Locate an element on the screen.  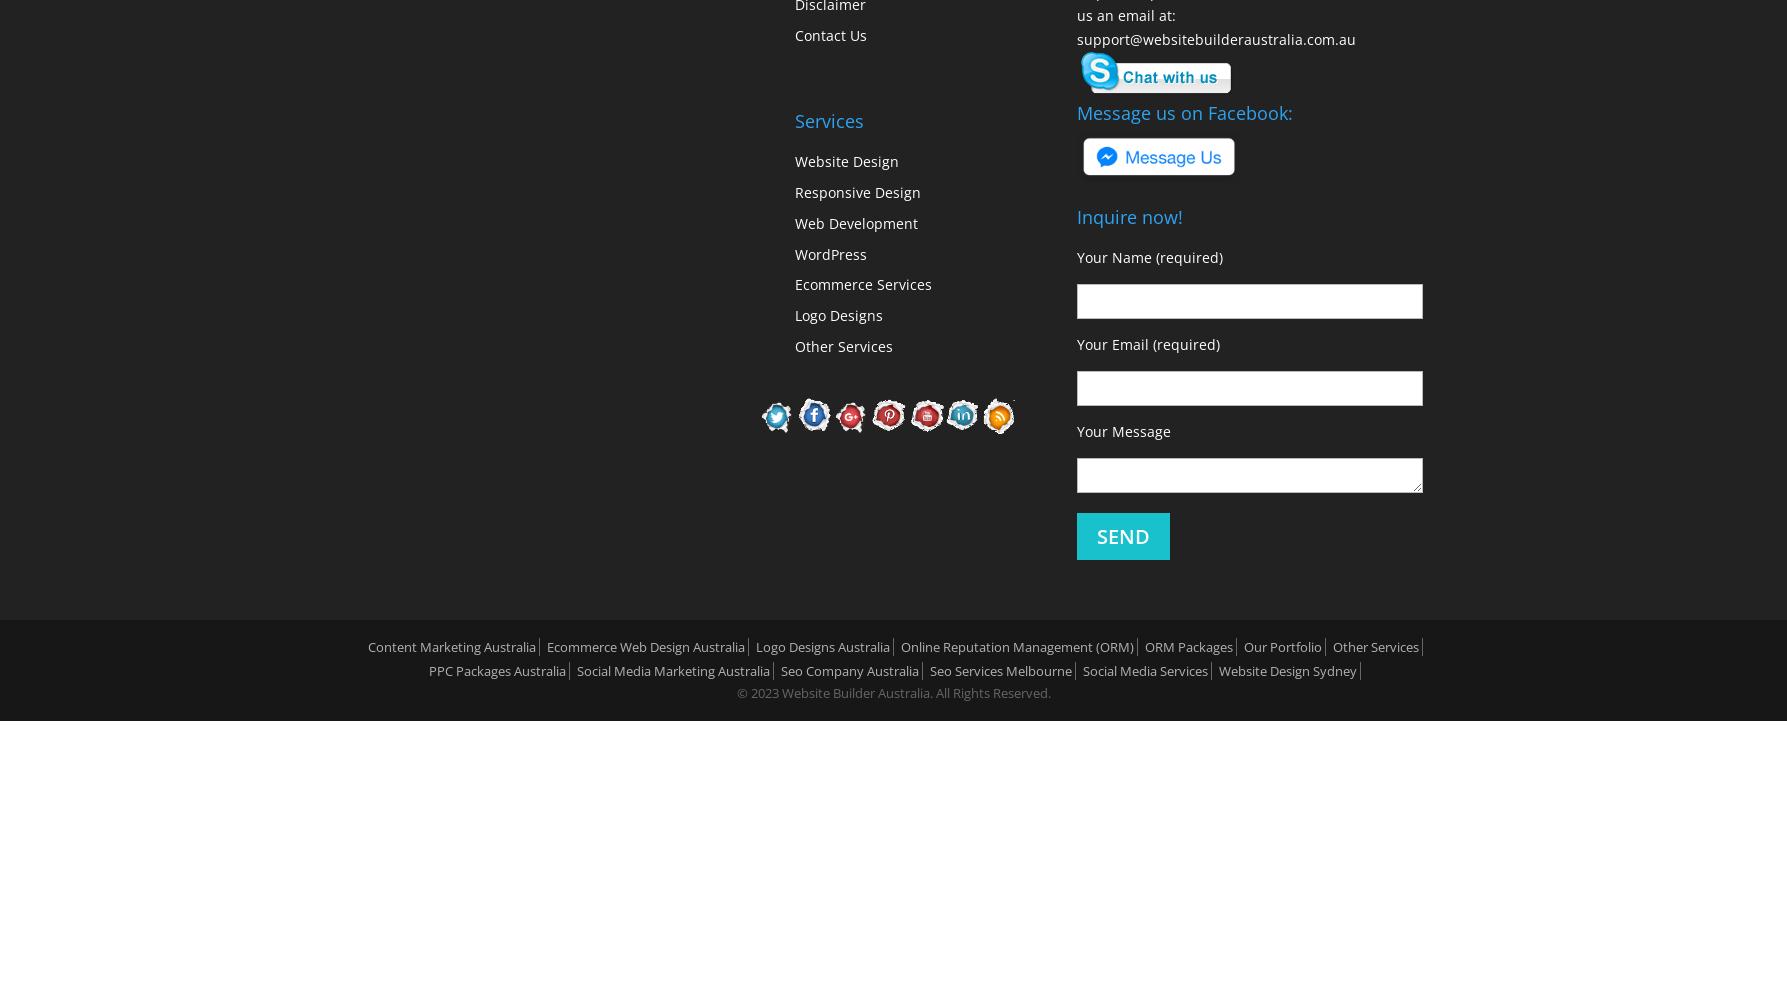
'Social Media Services' is located at coordinates (1145, 670).